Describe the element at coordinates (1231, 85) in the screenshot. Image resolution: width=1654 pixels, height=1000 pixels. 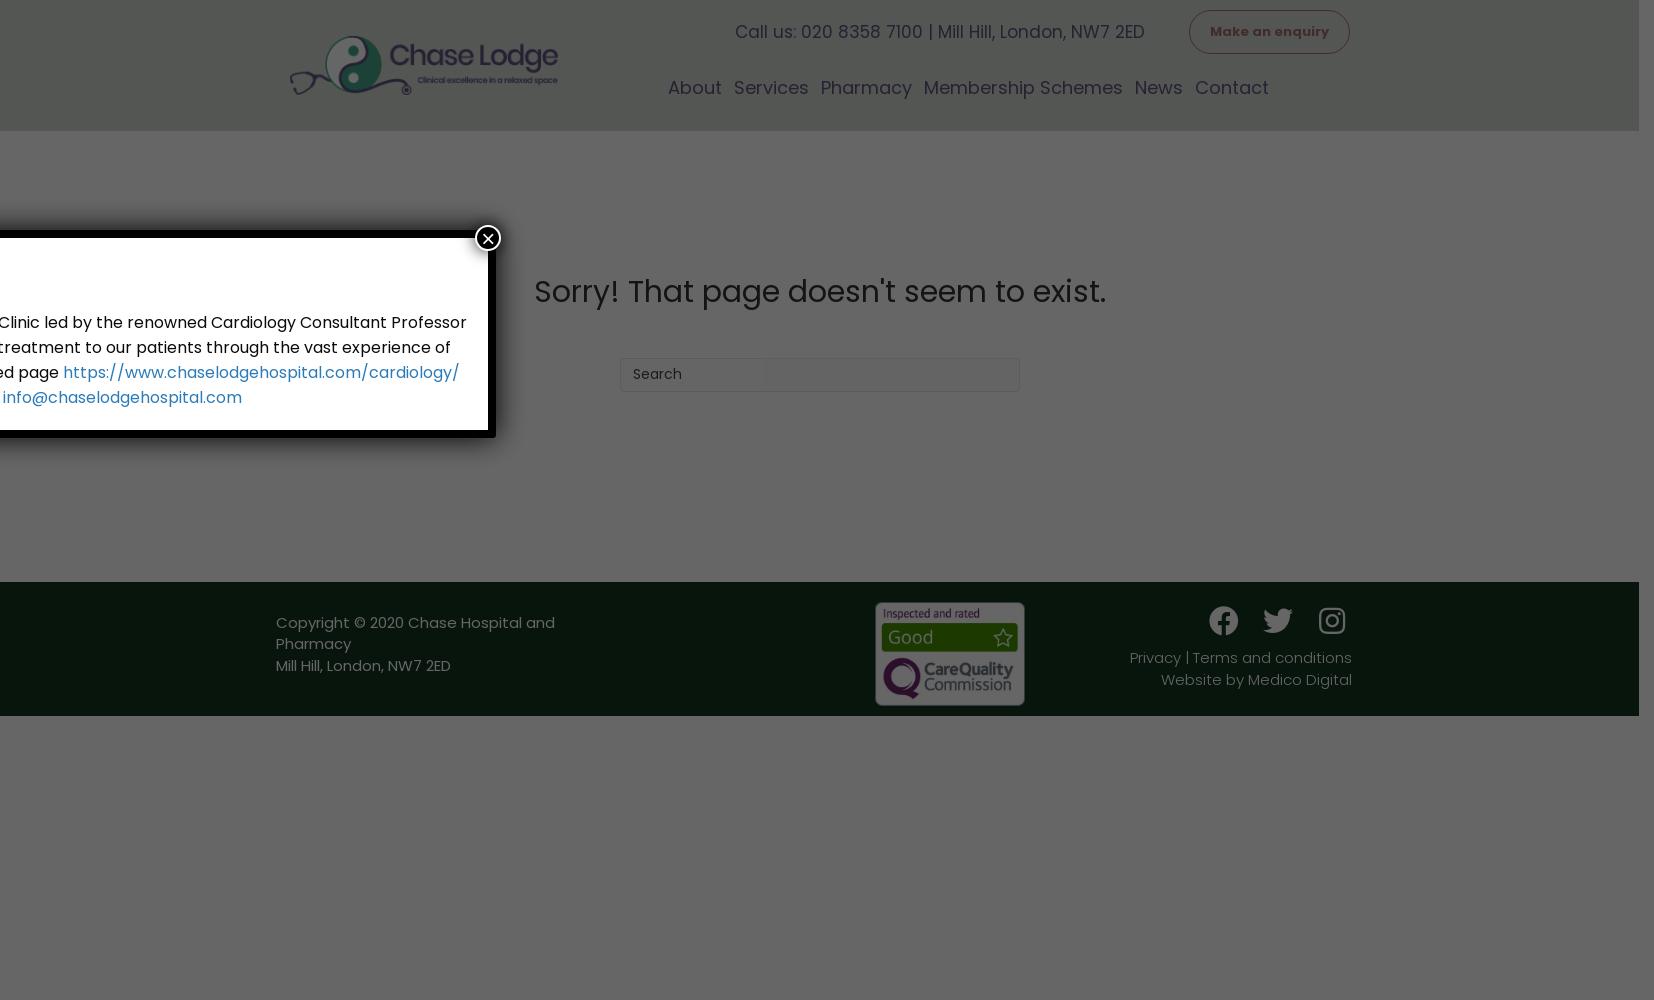
I see `'Contact'` at that location.